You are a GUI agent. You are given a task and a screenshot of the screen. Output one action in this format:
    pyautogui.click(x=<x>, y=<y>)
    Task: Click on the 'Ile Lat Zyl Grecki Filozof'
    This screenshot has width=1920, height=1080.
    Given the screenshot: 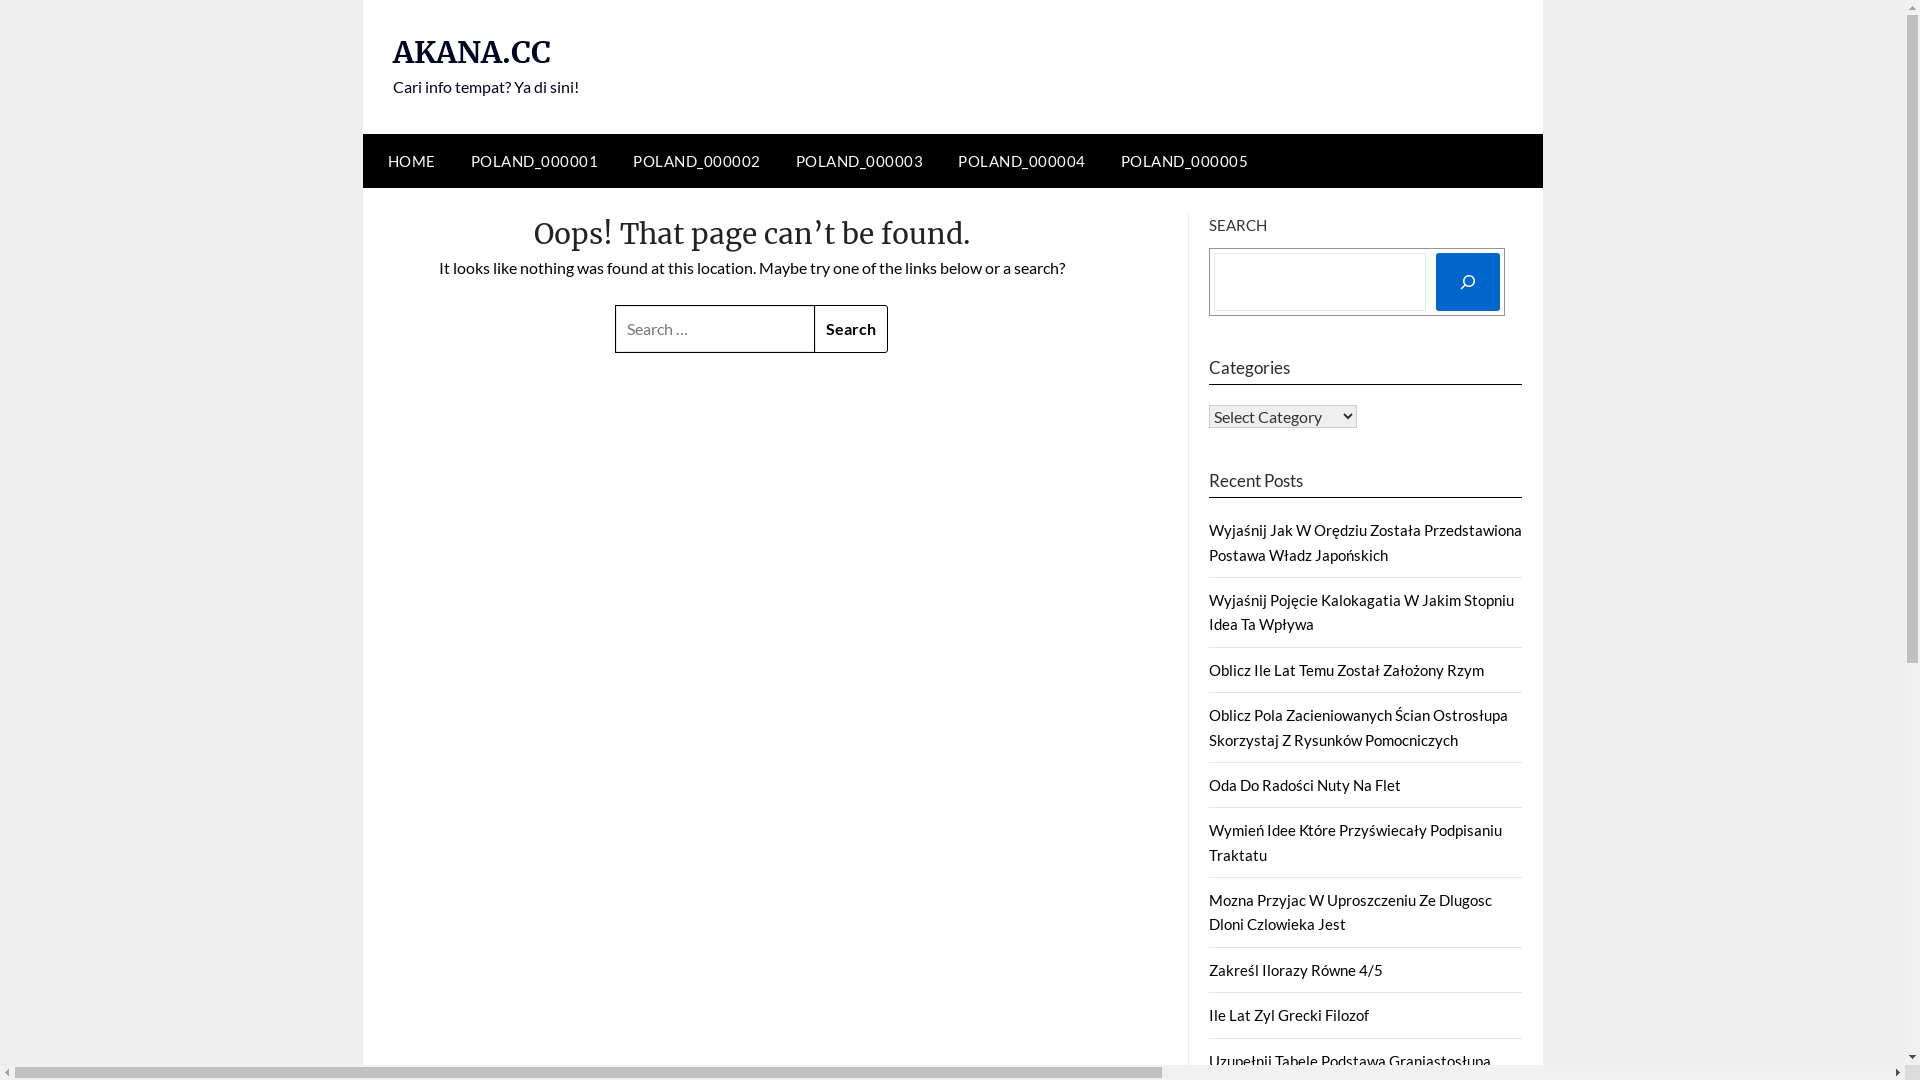 What is the action you would take?
    pyautogui.click(x=1208, y=1014)
    